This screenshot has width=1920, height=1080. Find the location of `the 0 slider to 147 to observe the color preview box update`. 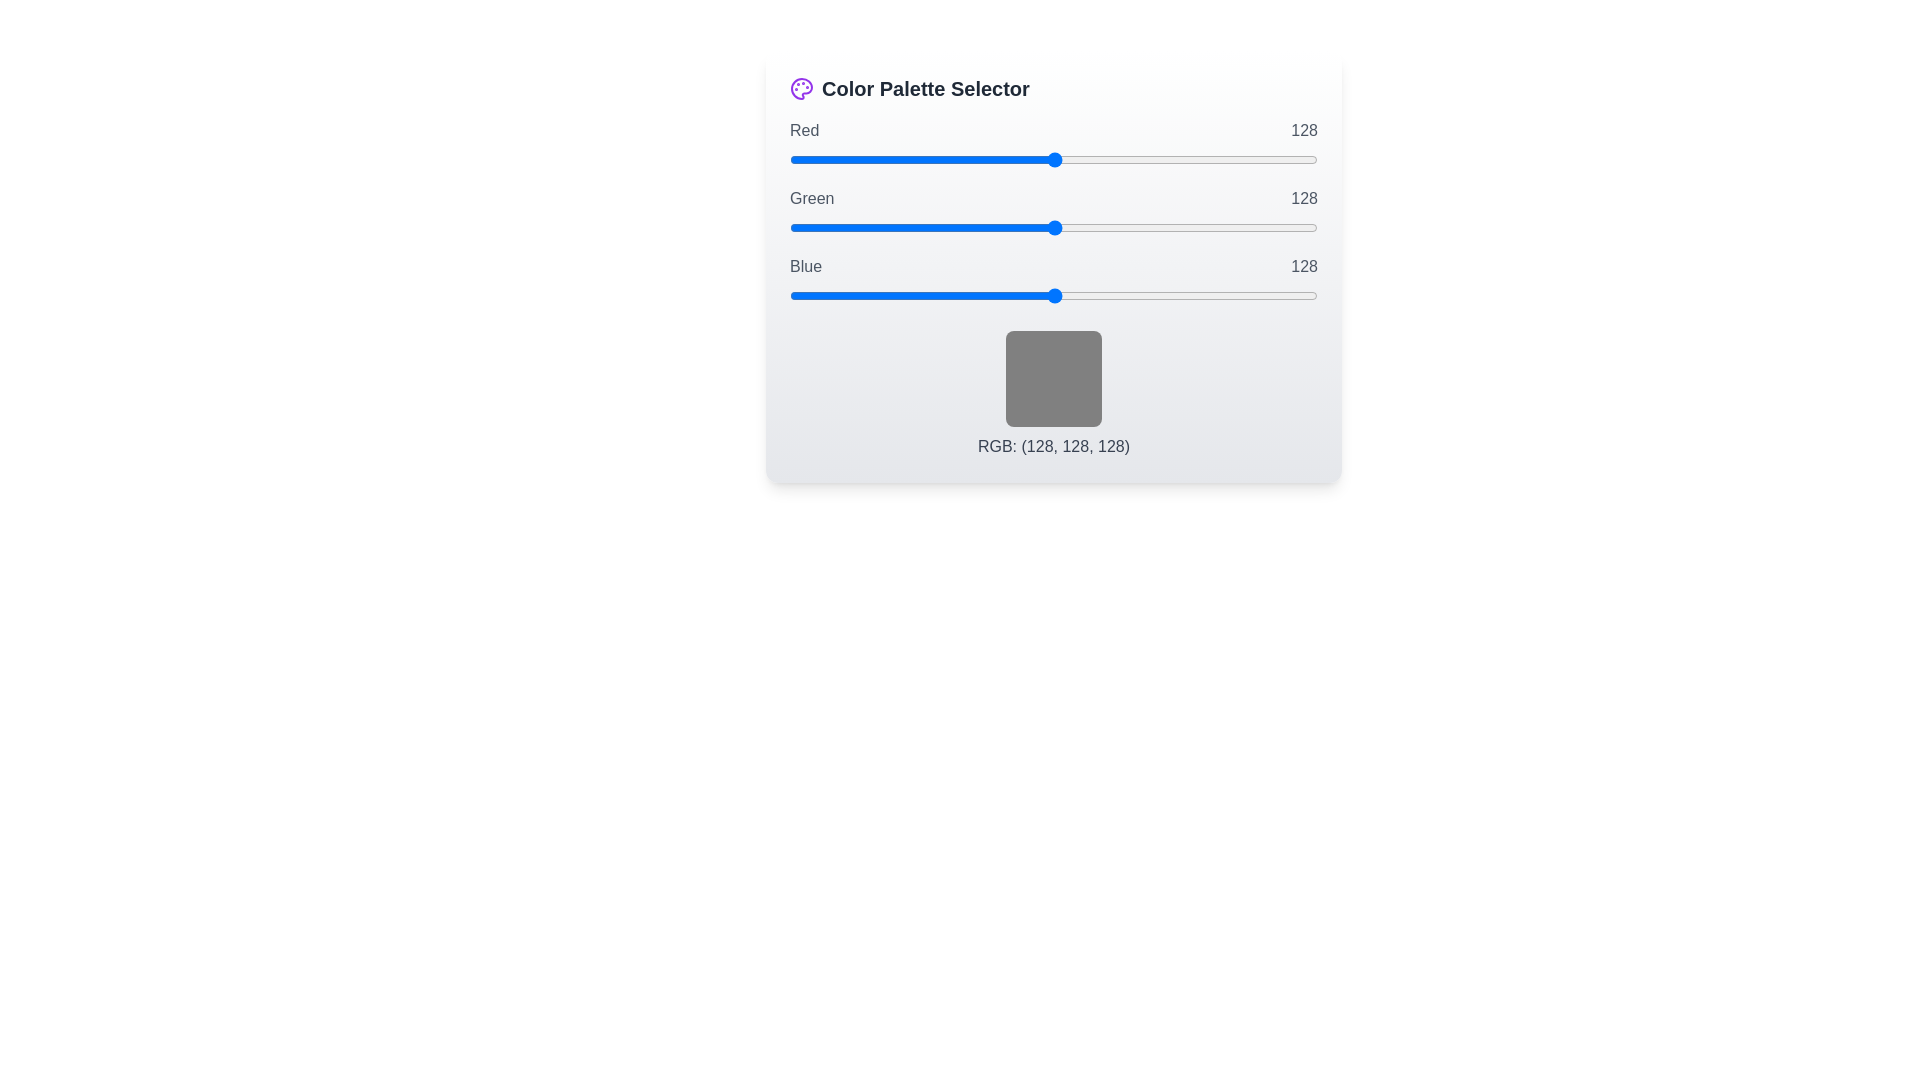

the 0 slider to 147 to observe the color preview box update is located at coordinates (1053, 158).